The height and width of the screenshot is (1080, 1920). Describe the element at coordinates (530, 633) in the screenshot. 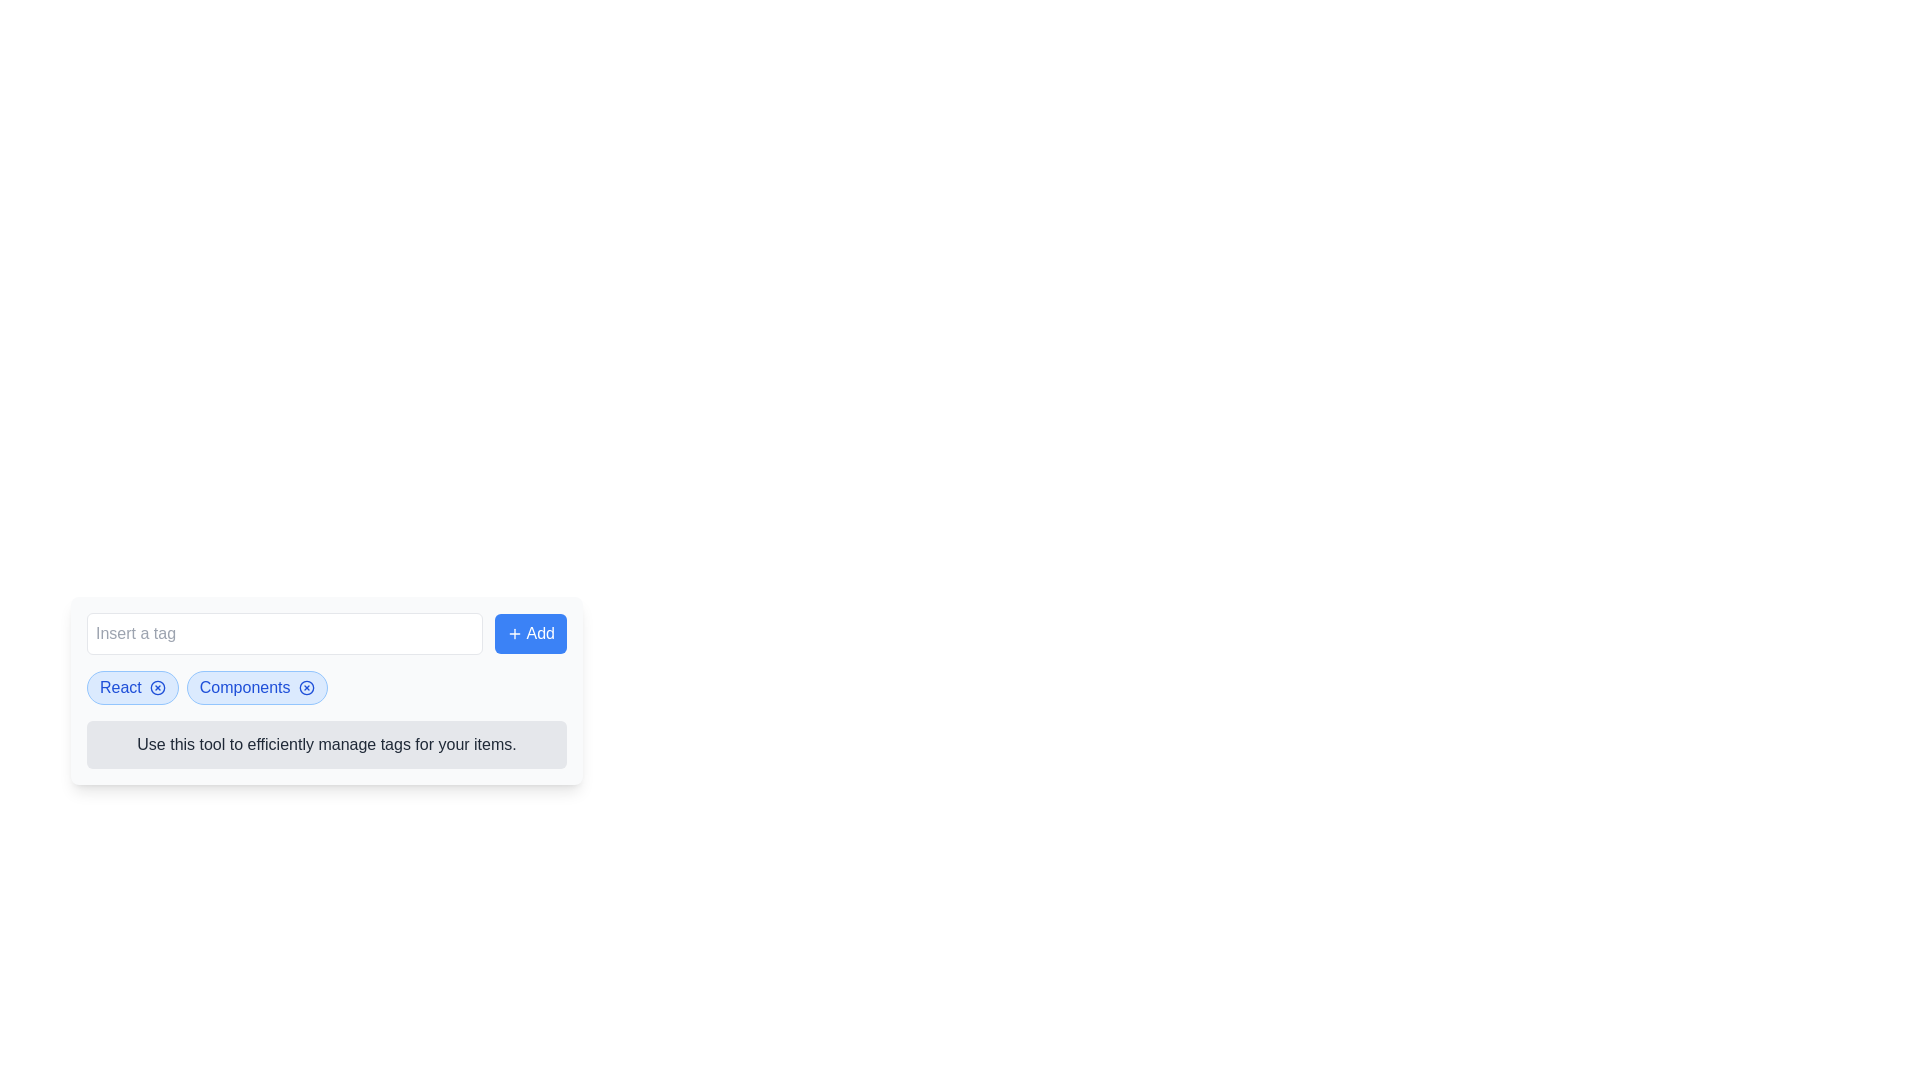

I see `the button that allows users to add tags, located to the right of the 'Insert a tag' input field` at that location.